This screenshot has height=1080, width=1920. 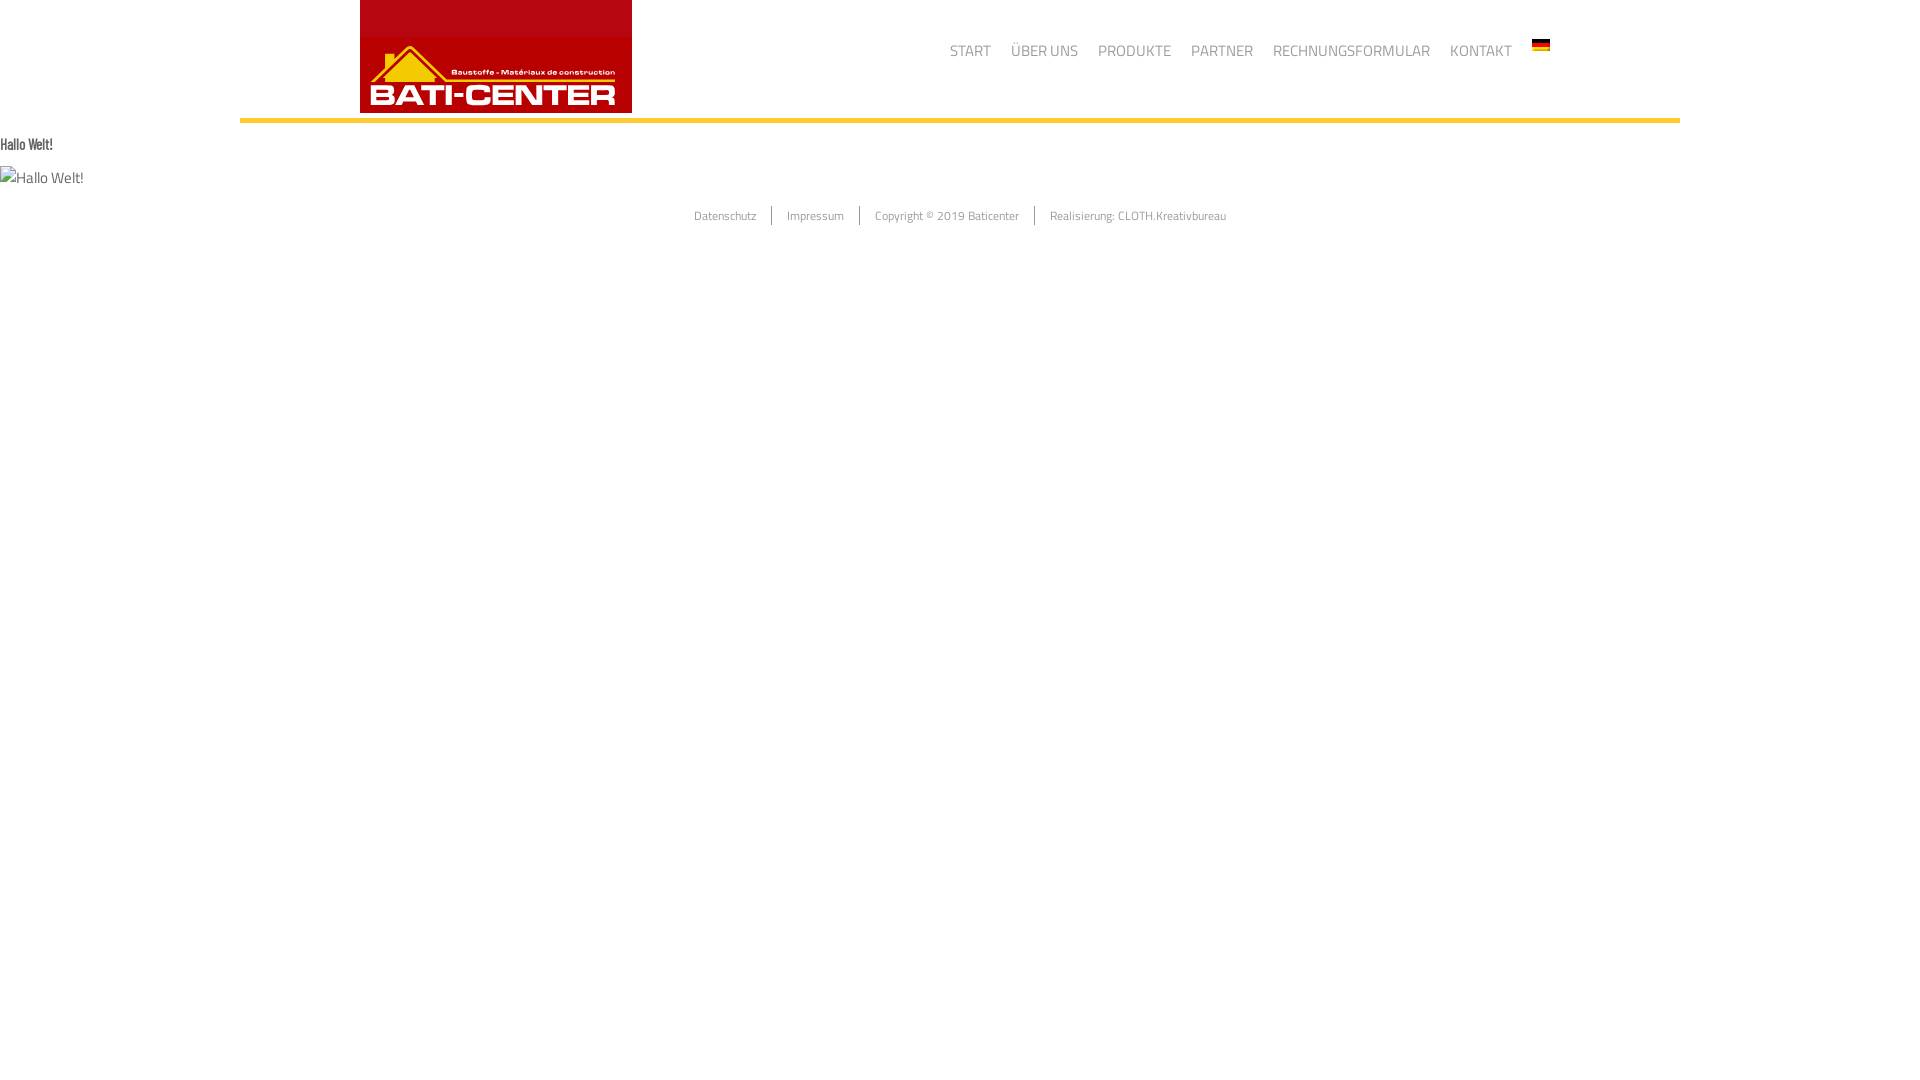 What do you see at coordinates (815, 215) in the screenshot?
I see `'Impressum'` at bounding box center [815, 215].